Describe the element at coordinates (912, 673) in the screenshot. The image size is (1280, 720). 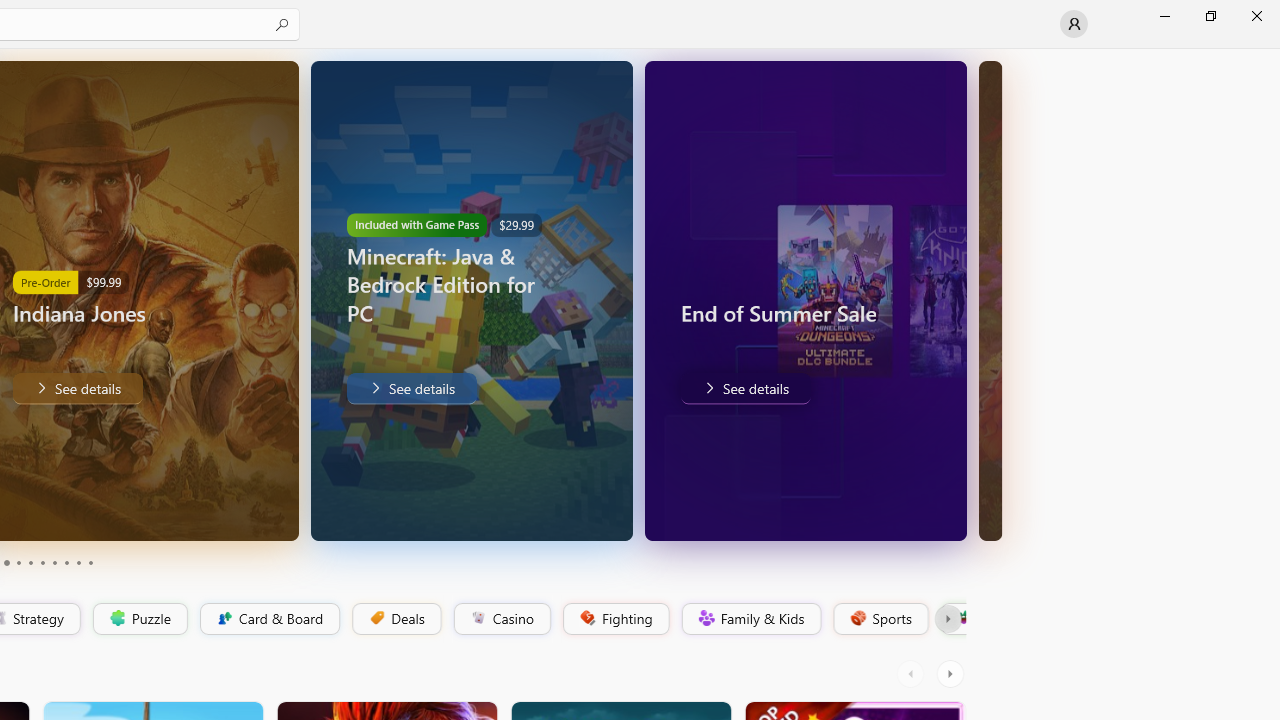
I see `'AutomationID: LeftScrollButton'` at that location.